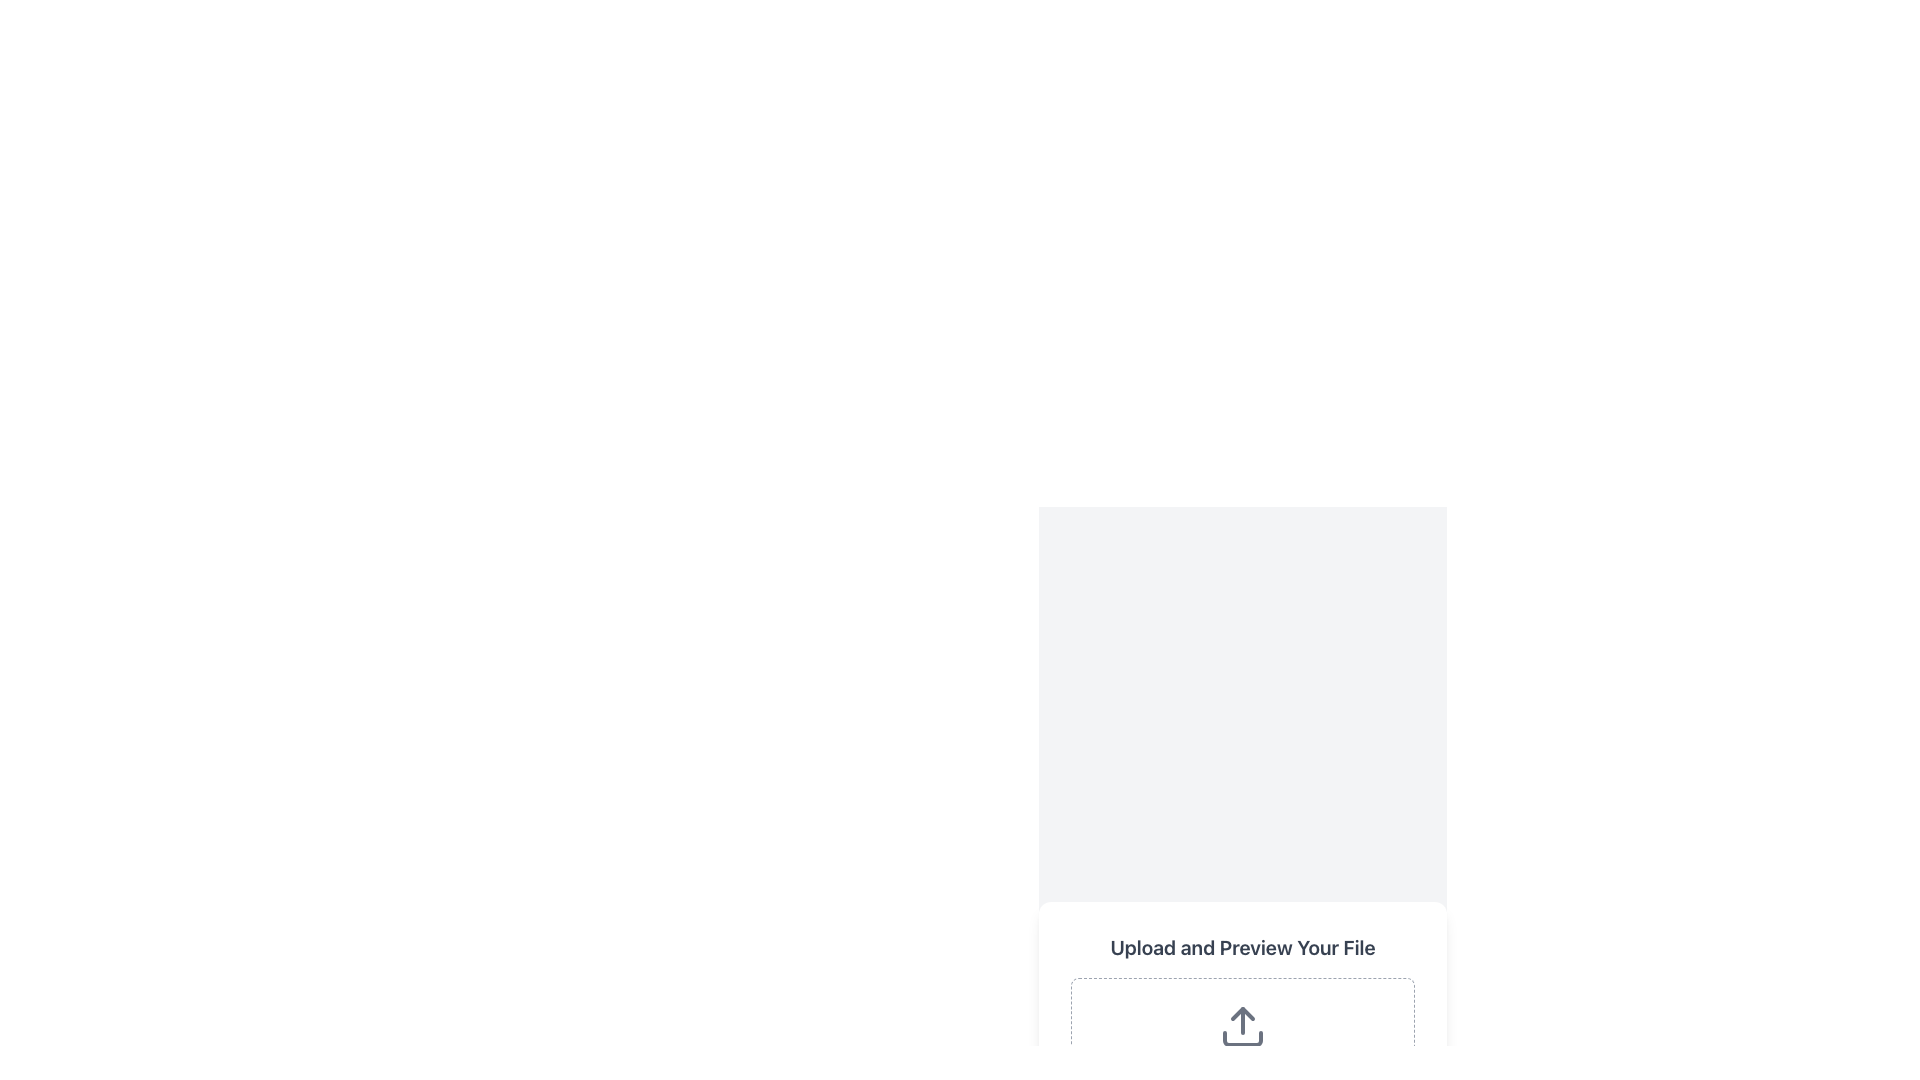 The width and height of the screenshot is (1920, 1080). I want to click on the static text label that serves as a title for the file upload section, positioned at the top of the file upload area, so click(1242, 947).